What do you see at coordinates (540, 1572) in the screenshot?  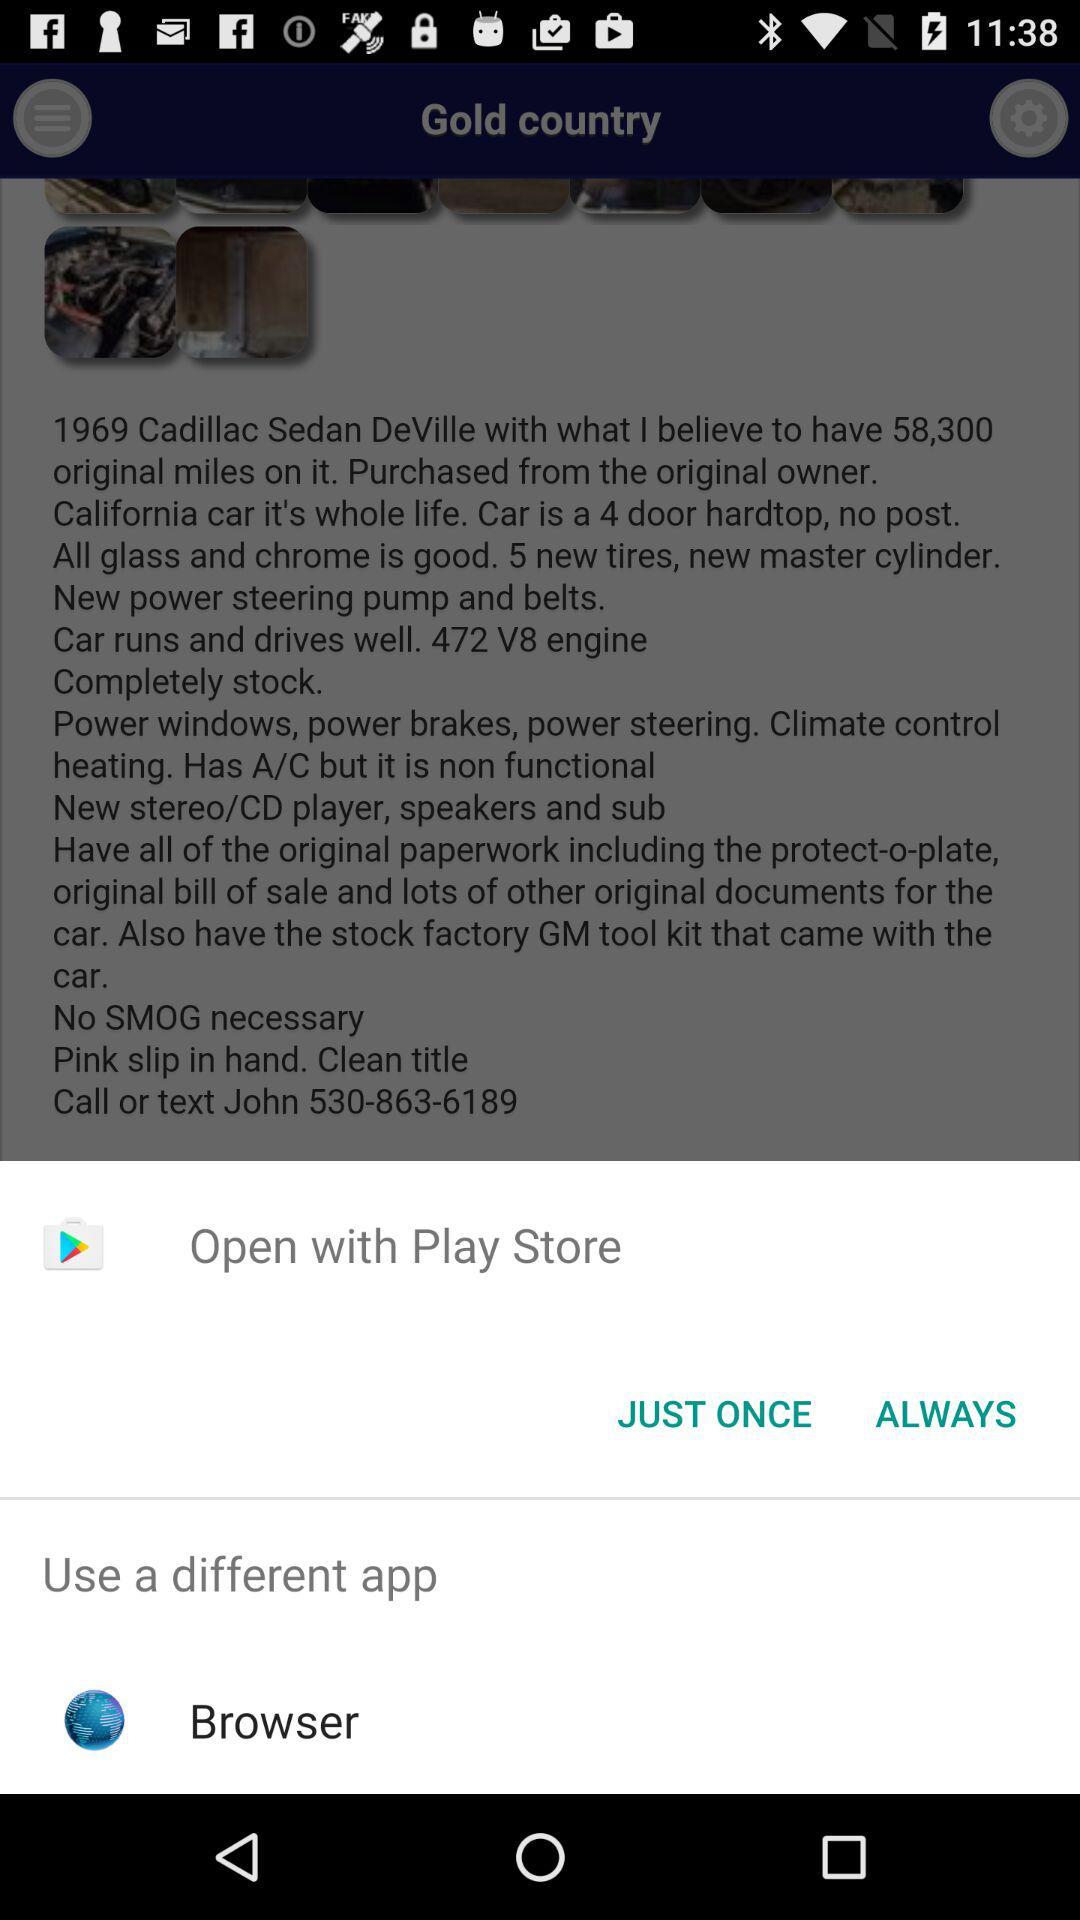 I see `the use a different` at bounding box center [540, 1572].